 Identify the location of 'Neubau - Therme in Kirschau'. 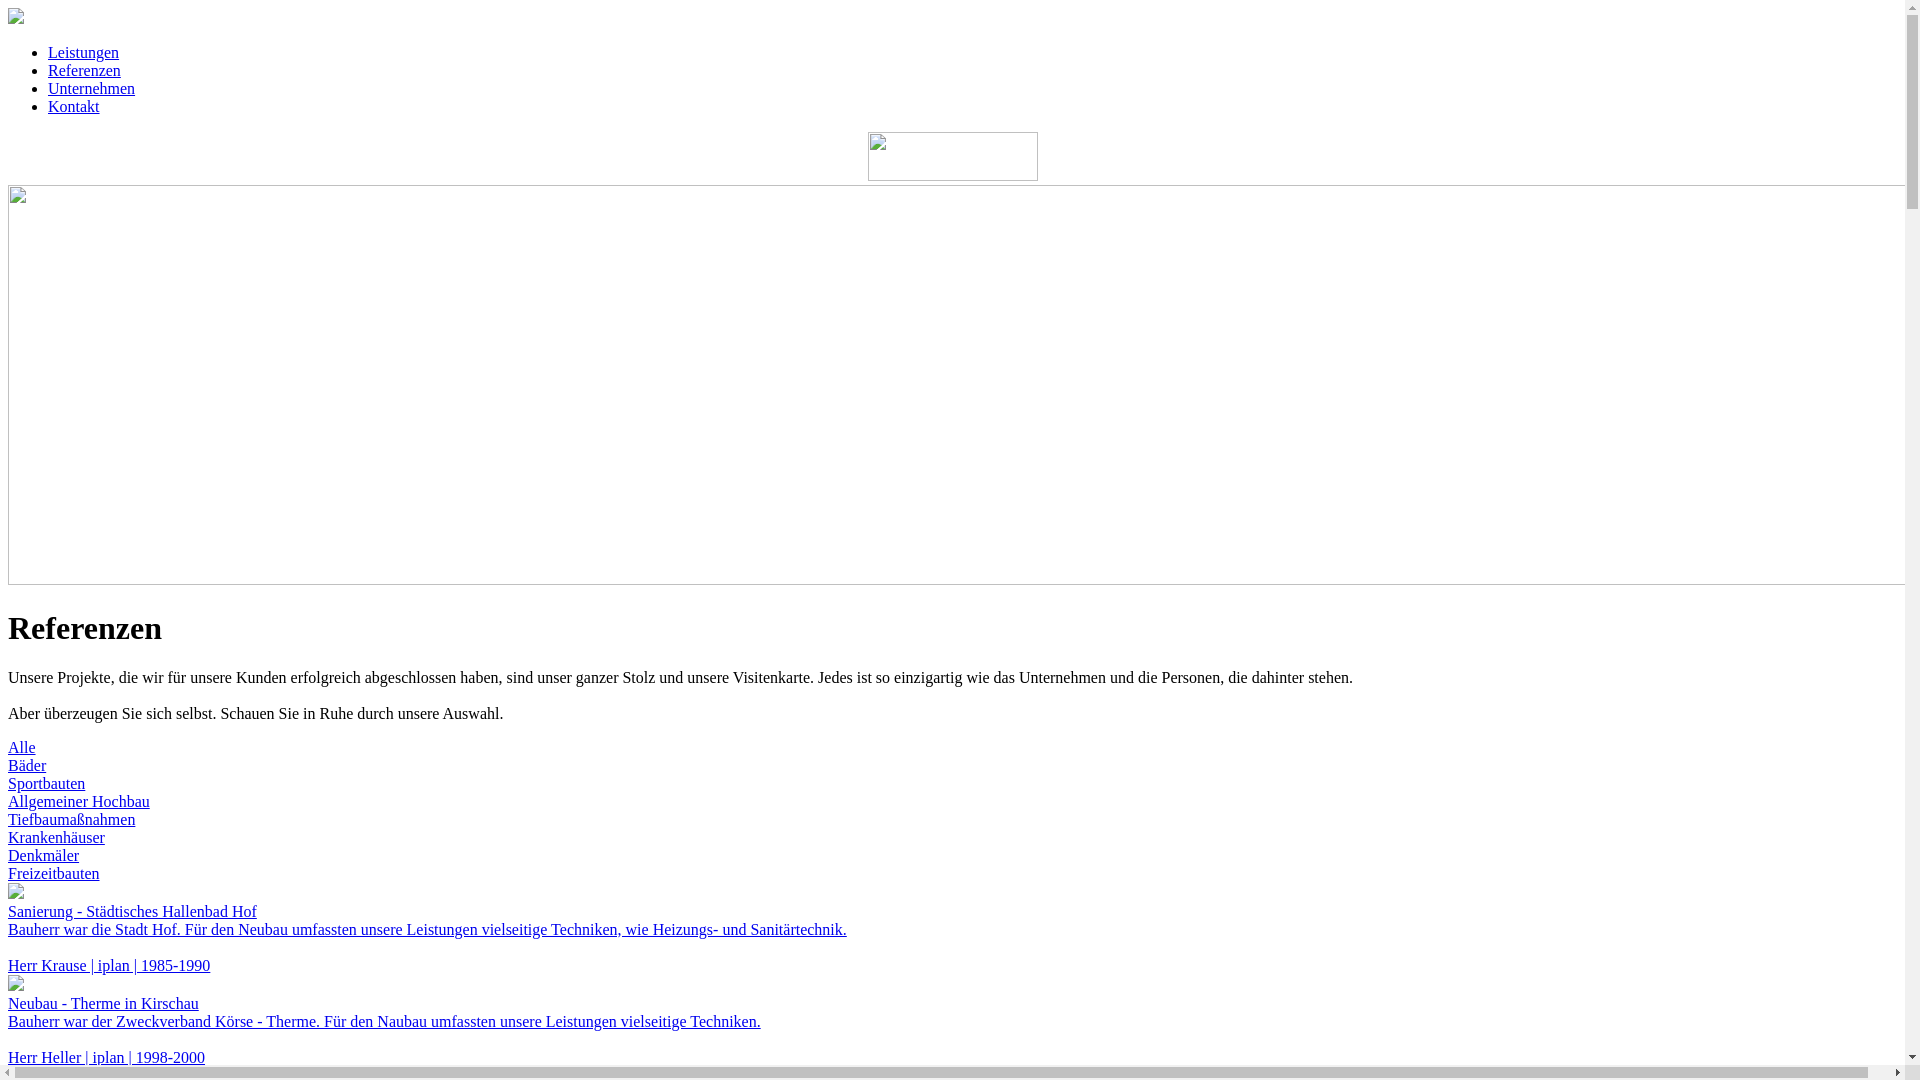
(102, 1003).